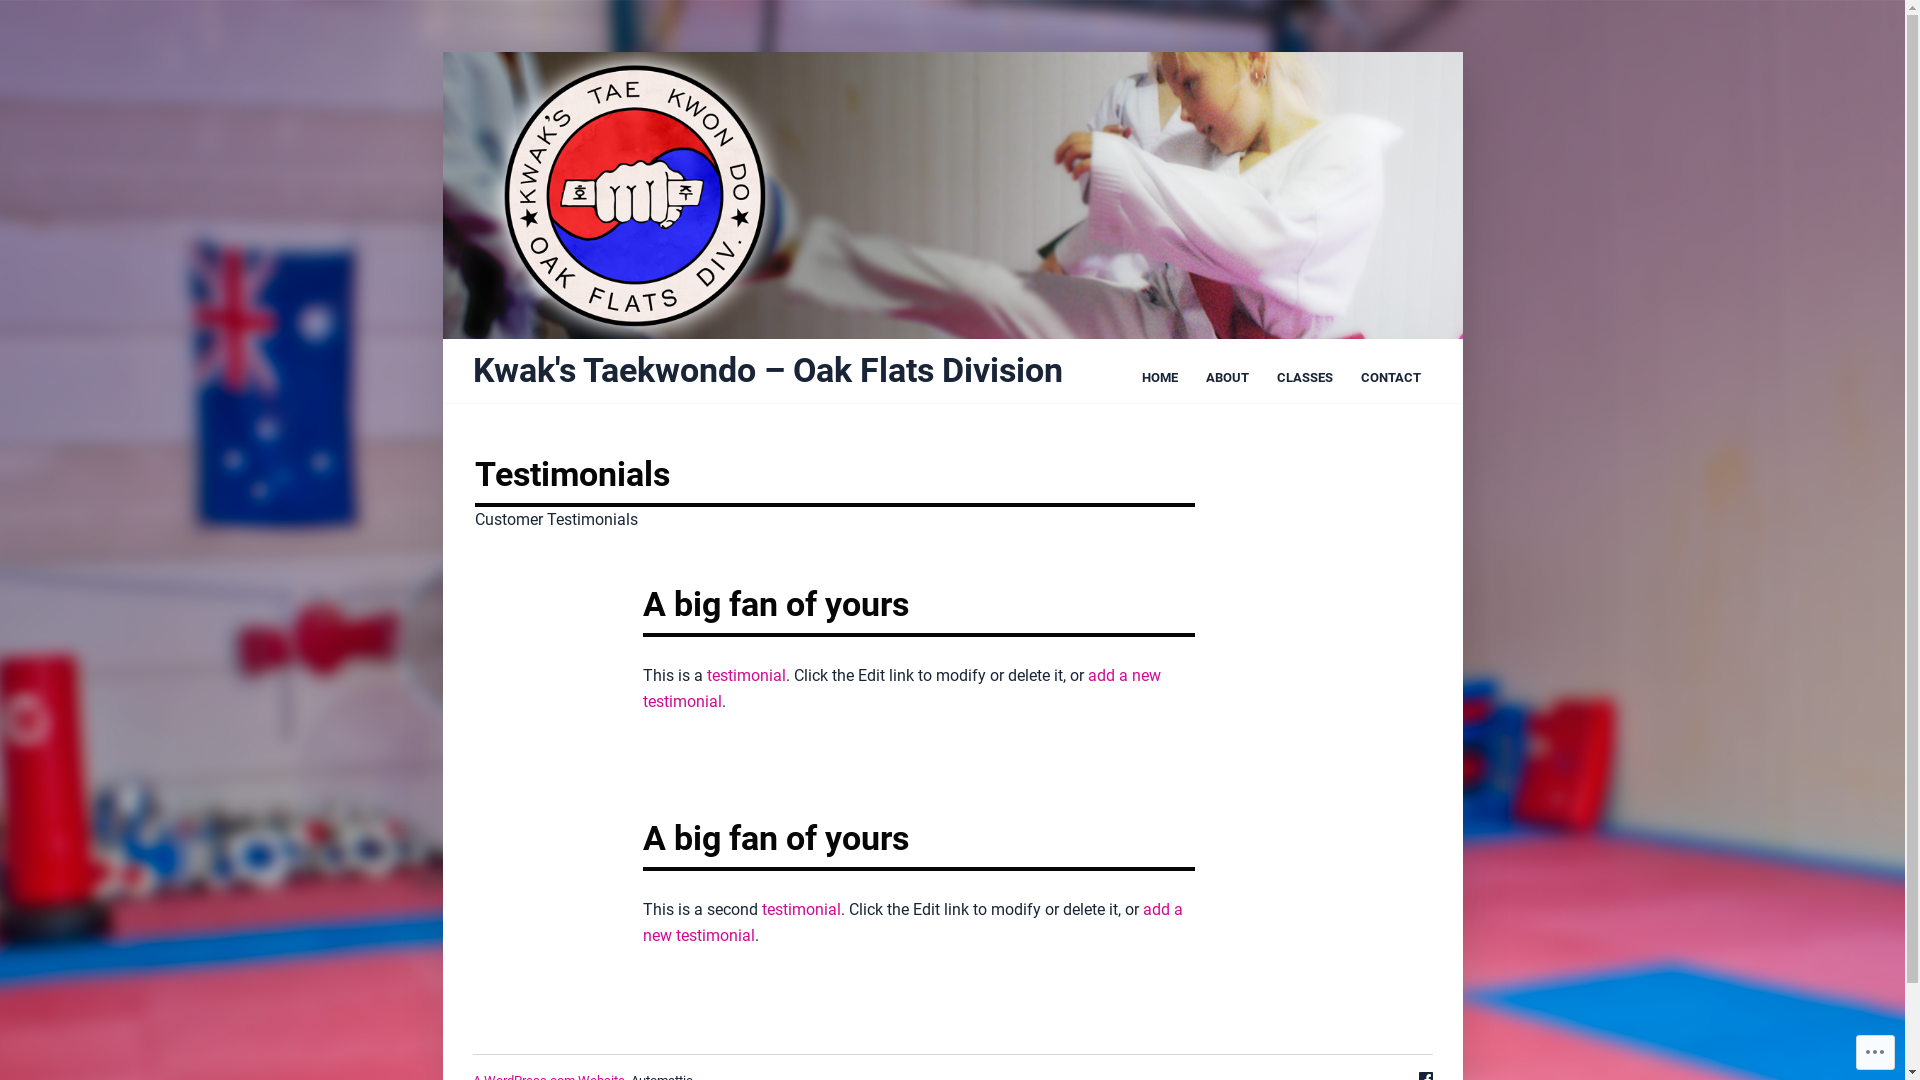 The image size is (1920, 1080). What do you see at coordinates (643, 687) in the screenshot?
I see `'add a new testimonial'` at bounding box center [643, 687].